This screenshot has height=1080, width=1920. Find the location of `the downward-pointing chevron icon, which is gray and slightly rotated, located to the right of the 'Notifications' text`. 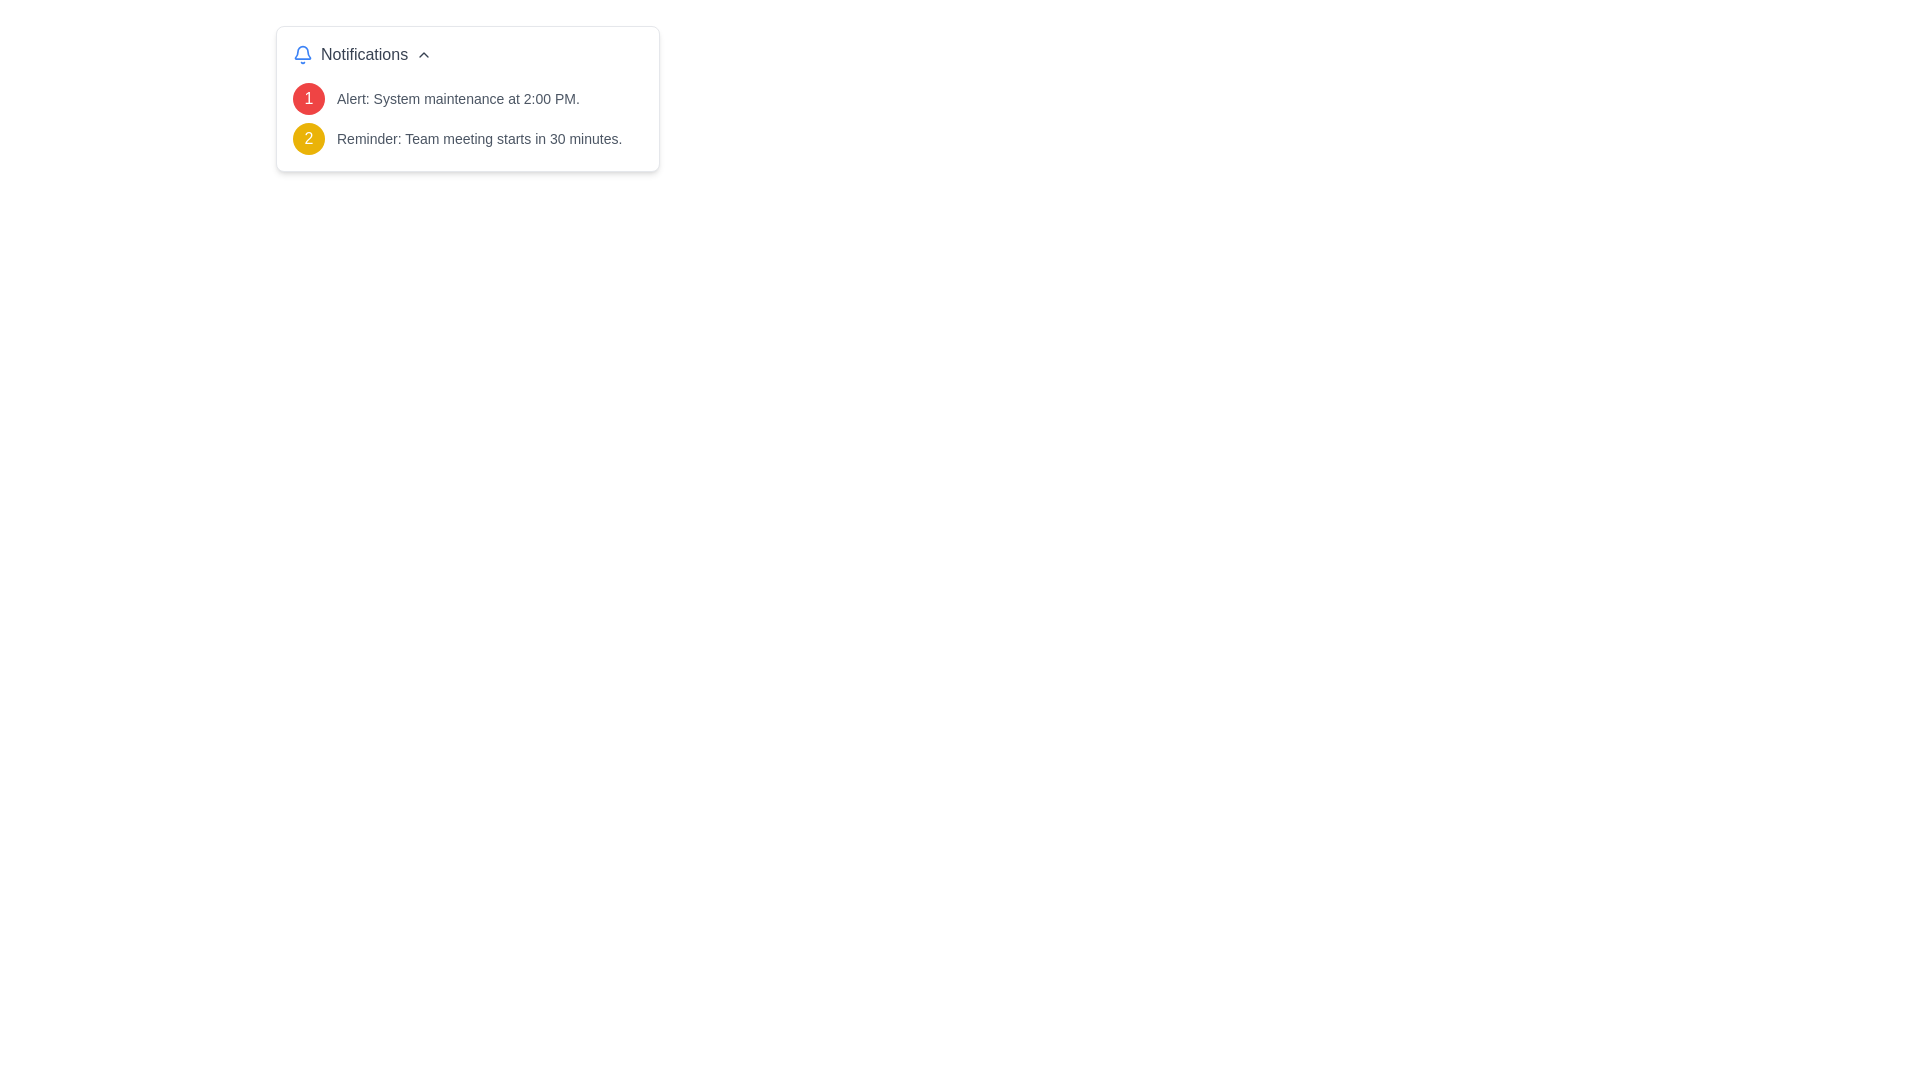

the downward-pointing chevron icon, which is gray and slightly rotated, located to the right of the 'Notifications' text is located at coordinates (423, 53).